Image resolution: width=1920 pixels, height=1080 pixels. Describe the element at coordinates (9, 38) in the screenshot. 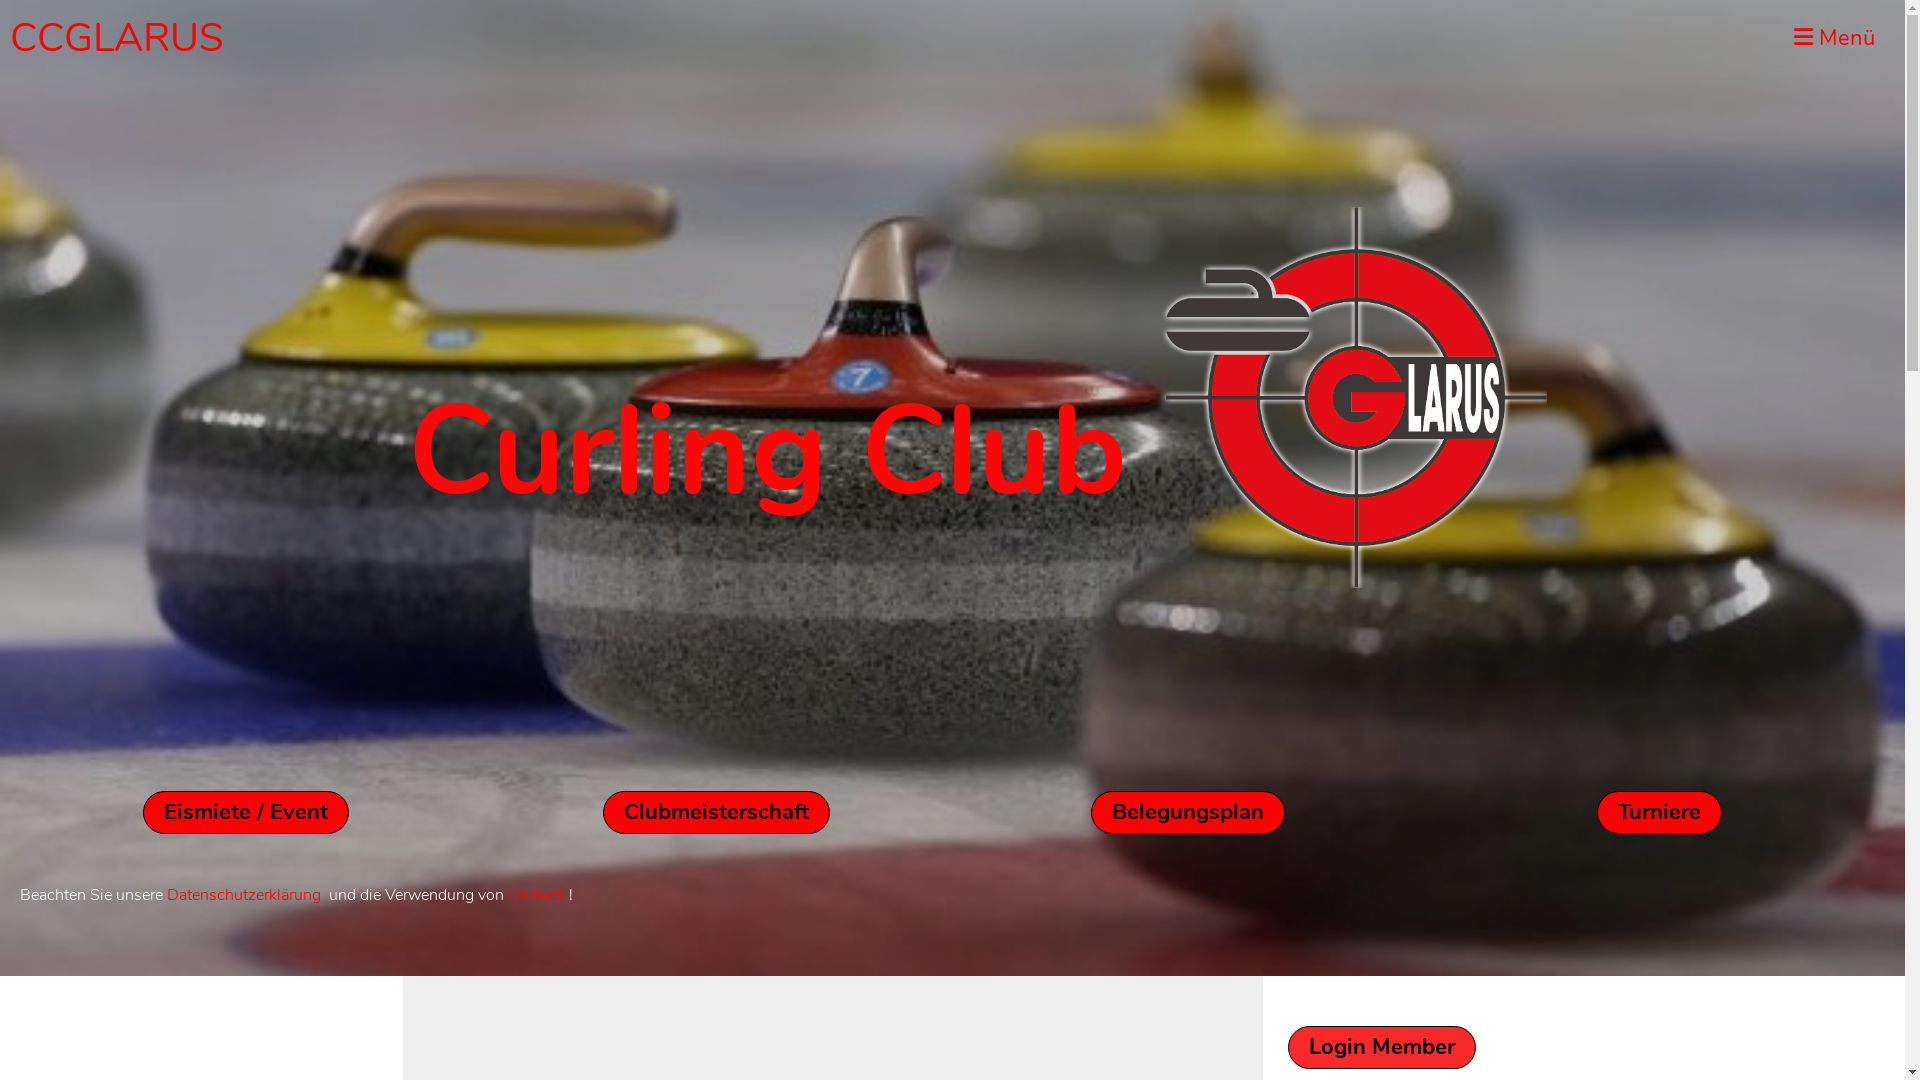

I see `'CCGLARUS'` at that location.